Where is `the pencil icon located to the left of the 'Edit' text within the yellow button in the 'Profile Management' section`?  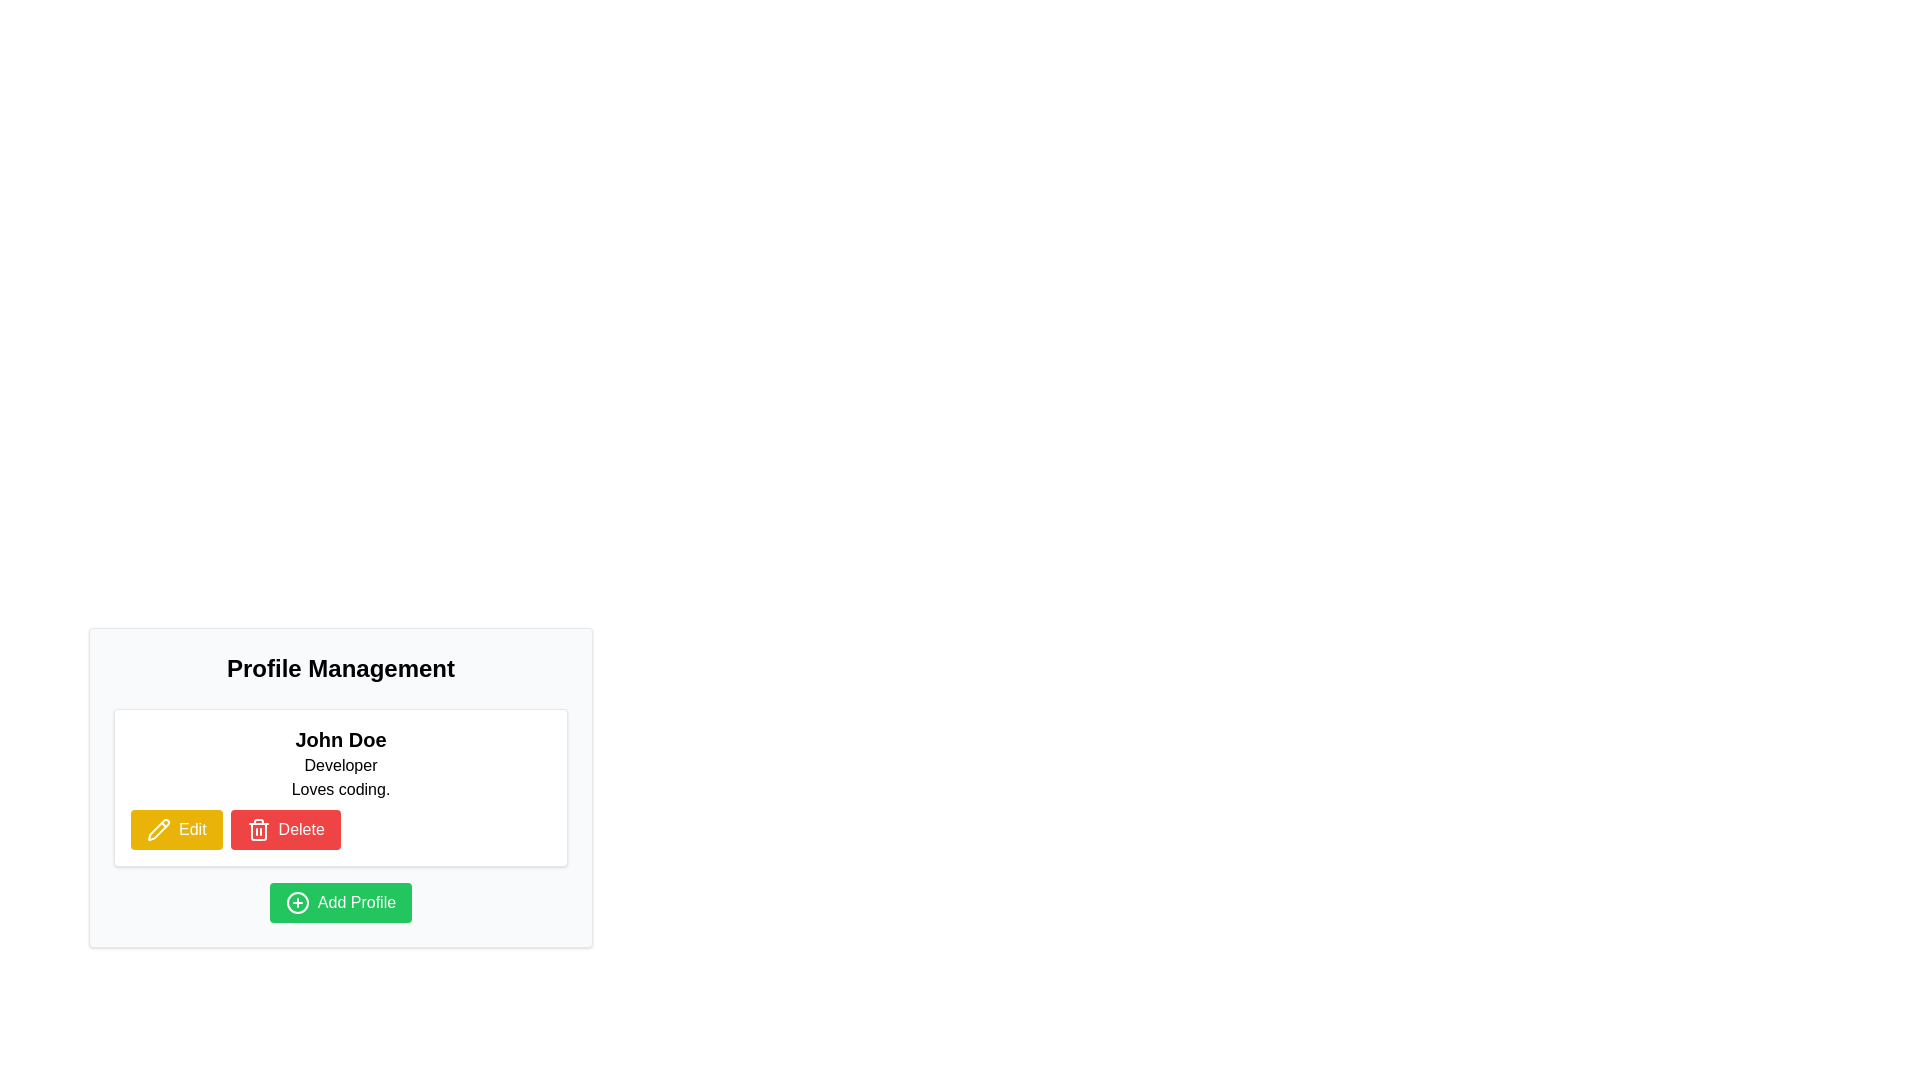 the pencil icon located to the left of the 'Edit' text within the yellow button in the 'Profile Management' section is located at coordinates (157, 829).